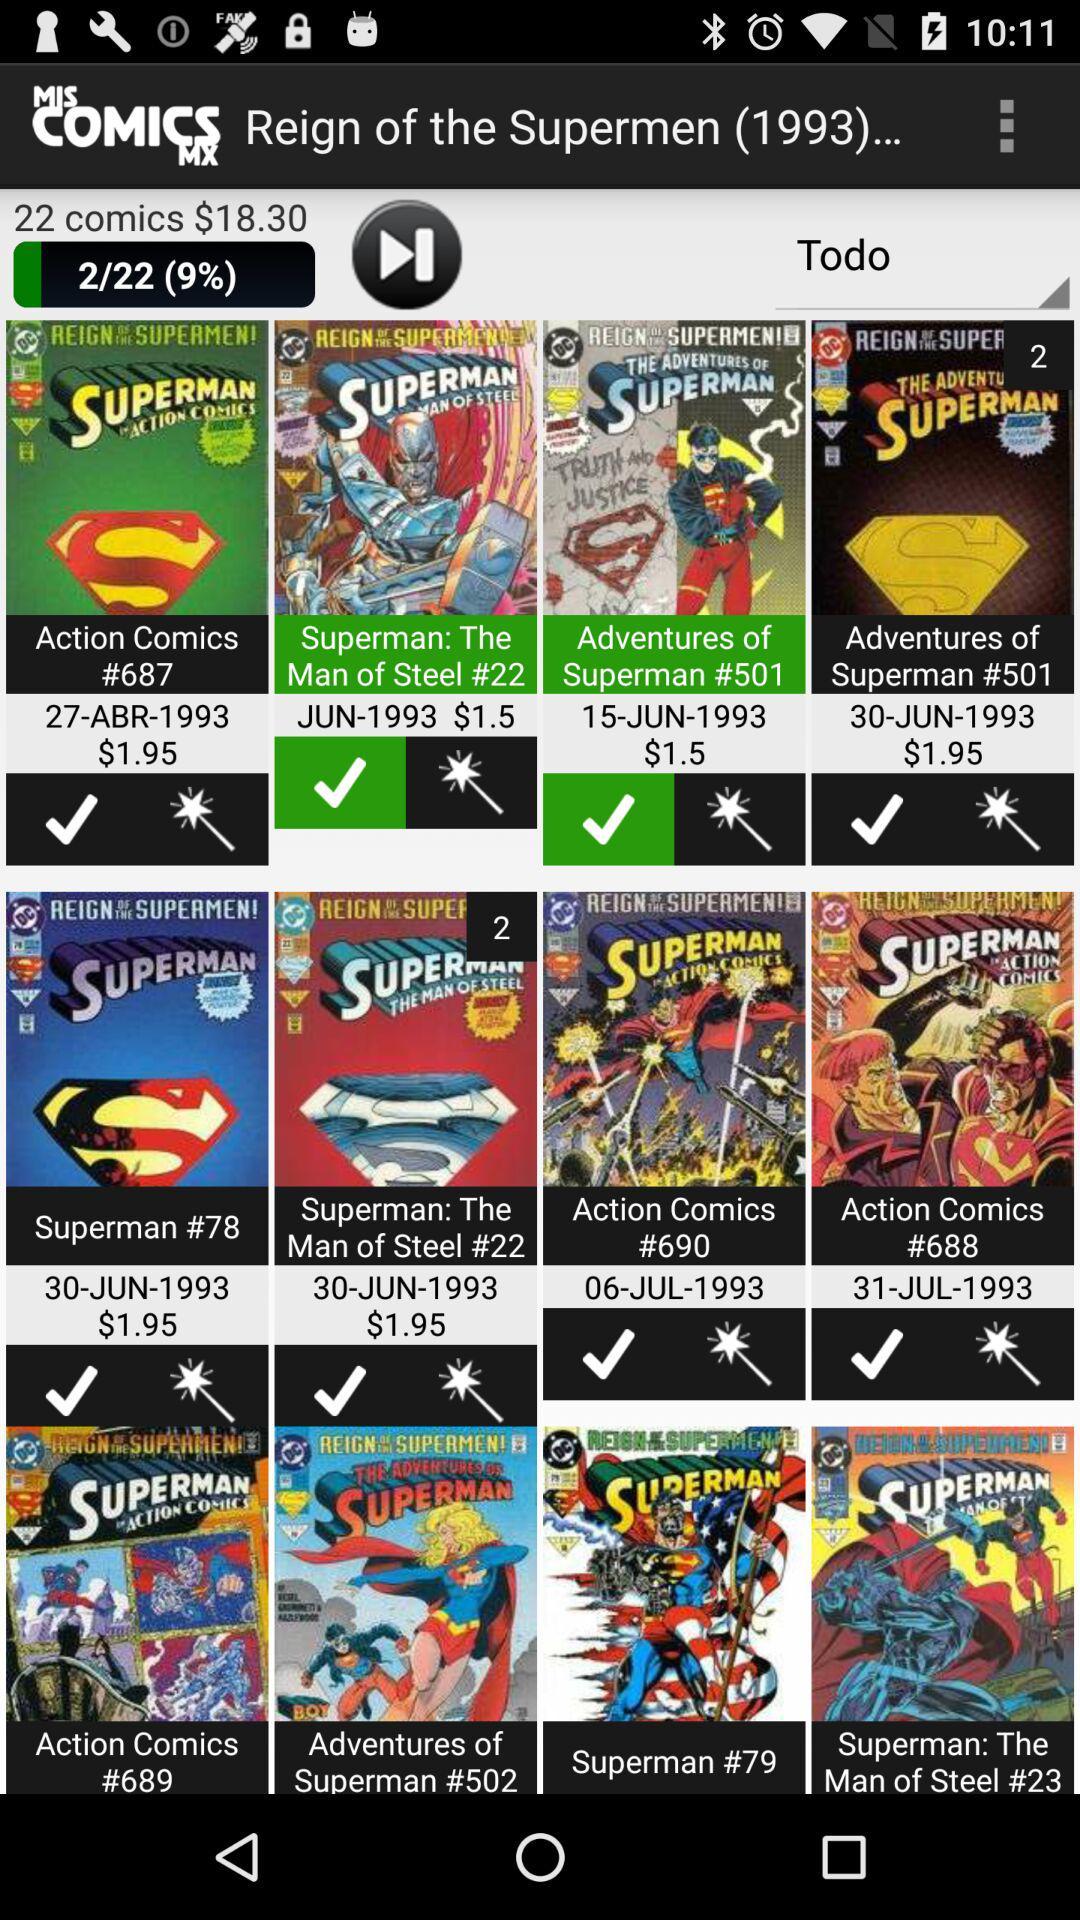  Describe the element at coordinates (739, 819) in the screenshot. I see `wizard edit` at that location.